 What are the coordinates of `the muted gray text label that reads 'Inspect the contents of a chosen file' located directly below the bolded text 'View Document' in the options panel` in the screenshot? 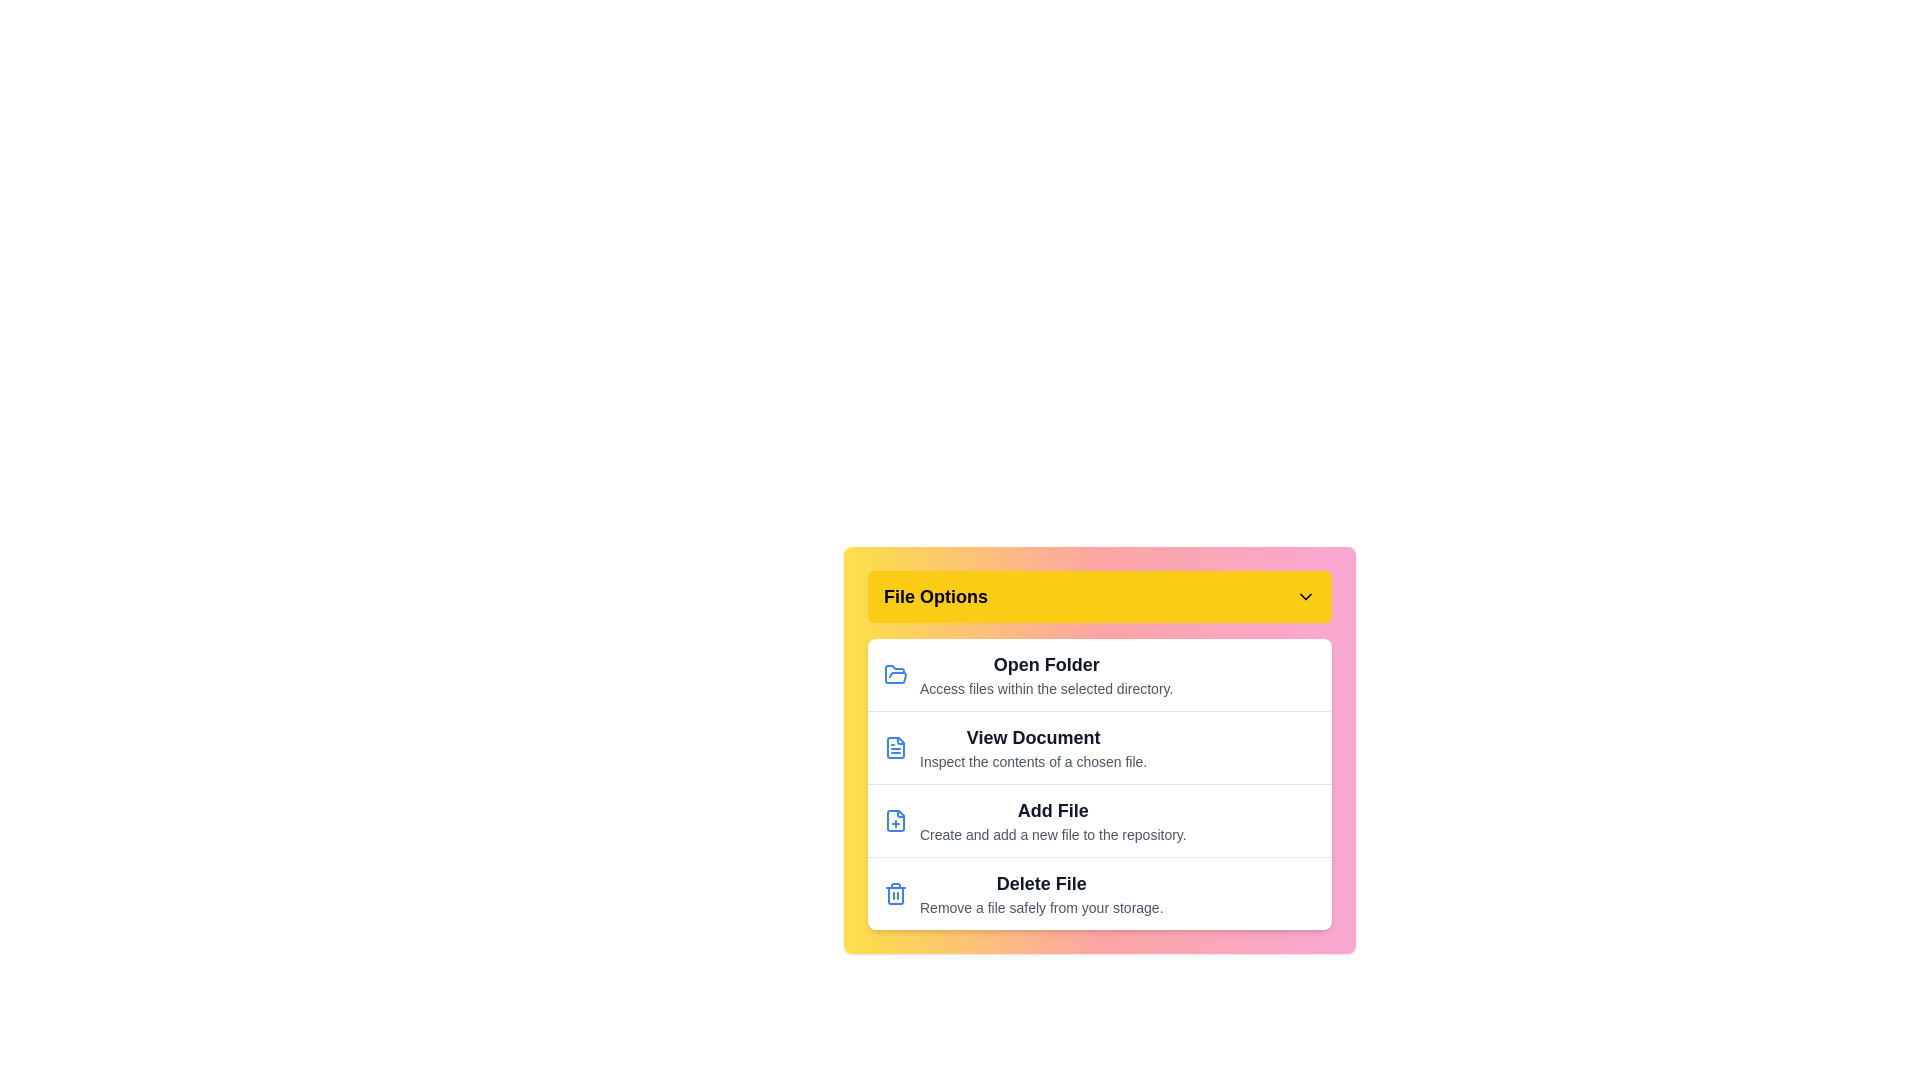 It's located at (1033, 762).